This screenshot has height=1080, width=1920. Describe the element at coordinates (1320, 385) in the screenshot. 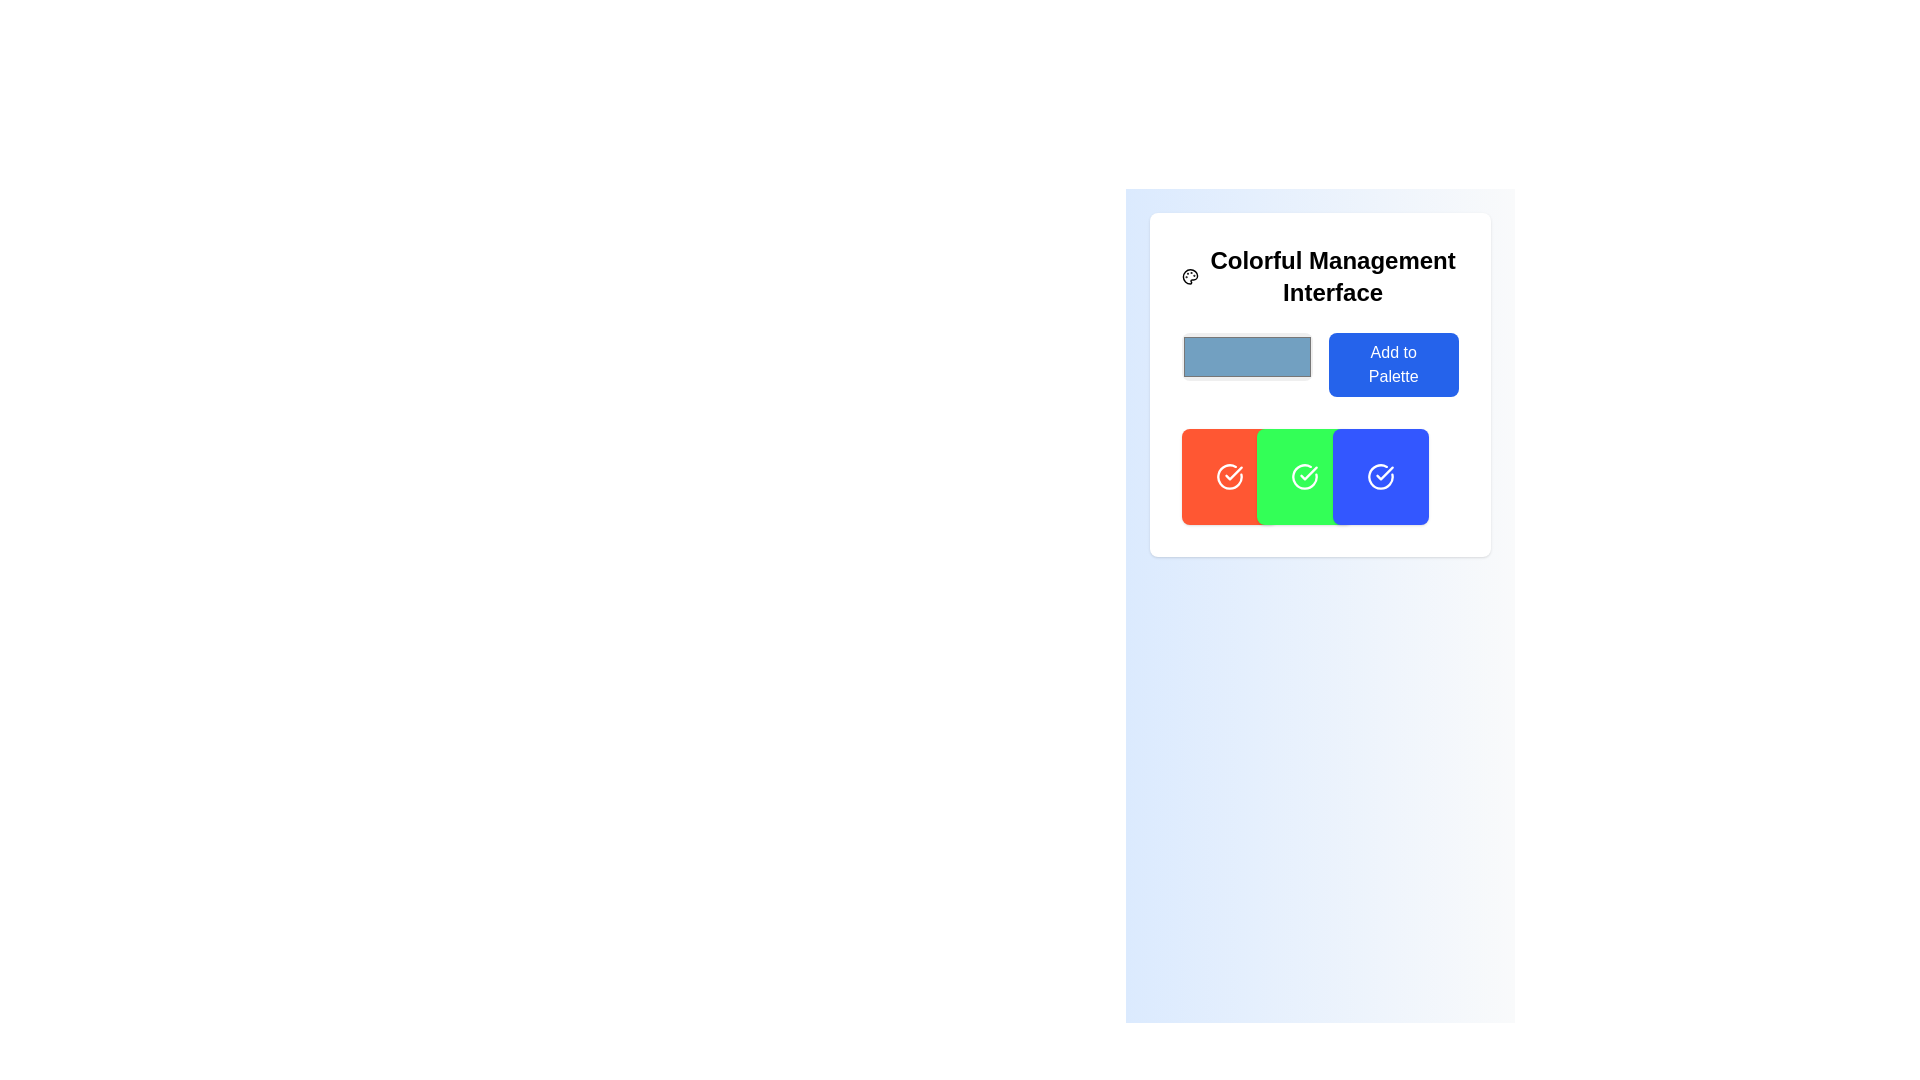

I see `colors within the color management interface for reorganization, specifically targeting the color previews arranged horizontally at the bottom of the section` at that location.